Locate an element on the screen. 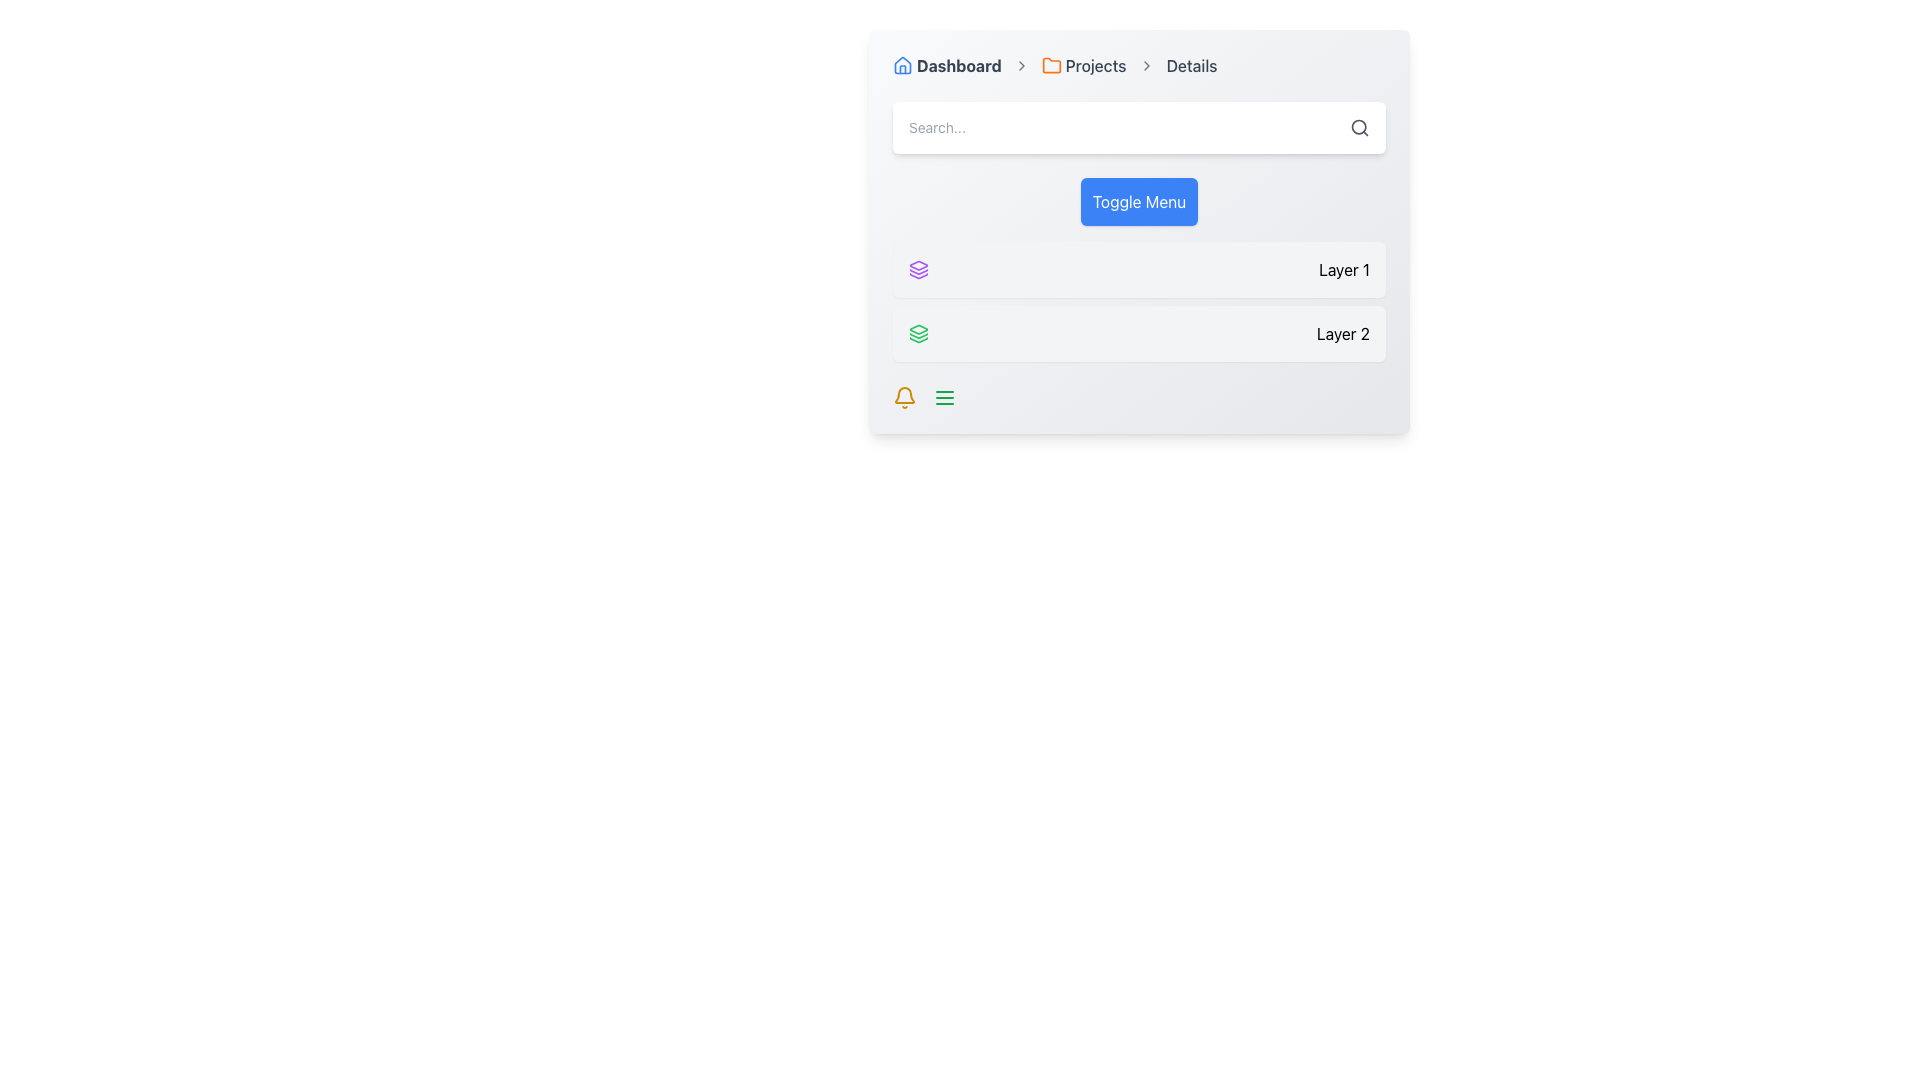 This screenshot has height=1080, width=1920. the second graphical icon component in the stack of three, located next to the text label 'Layer 1' in the left panel of the UI is located at coordinates (917, 335).